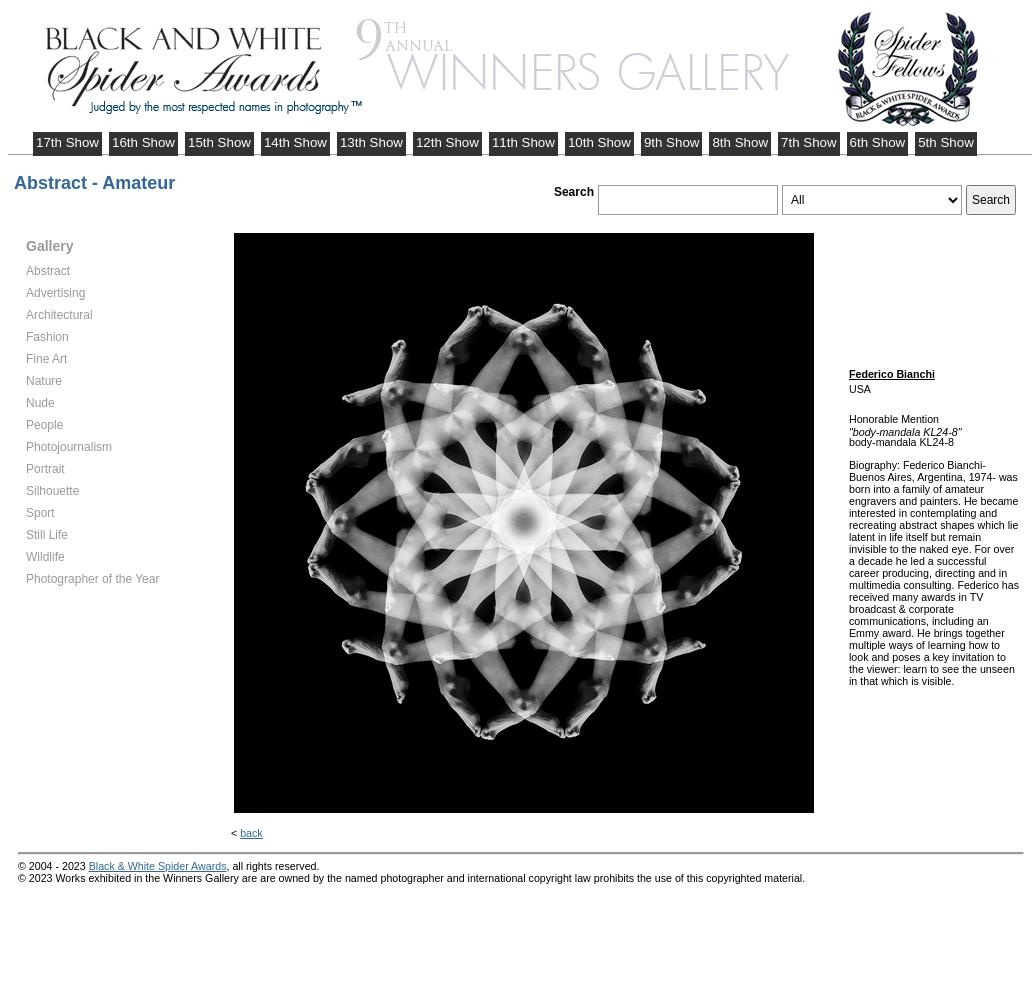 The image size is (1032, 1000). What do you see at coordinates (53, 864) in the screenshot?
I see `'© 2004 -
				2023'` at bounding box center [53, 864].